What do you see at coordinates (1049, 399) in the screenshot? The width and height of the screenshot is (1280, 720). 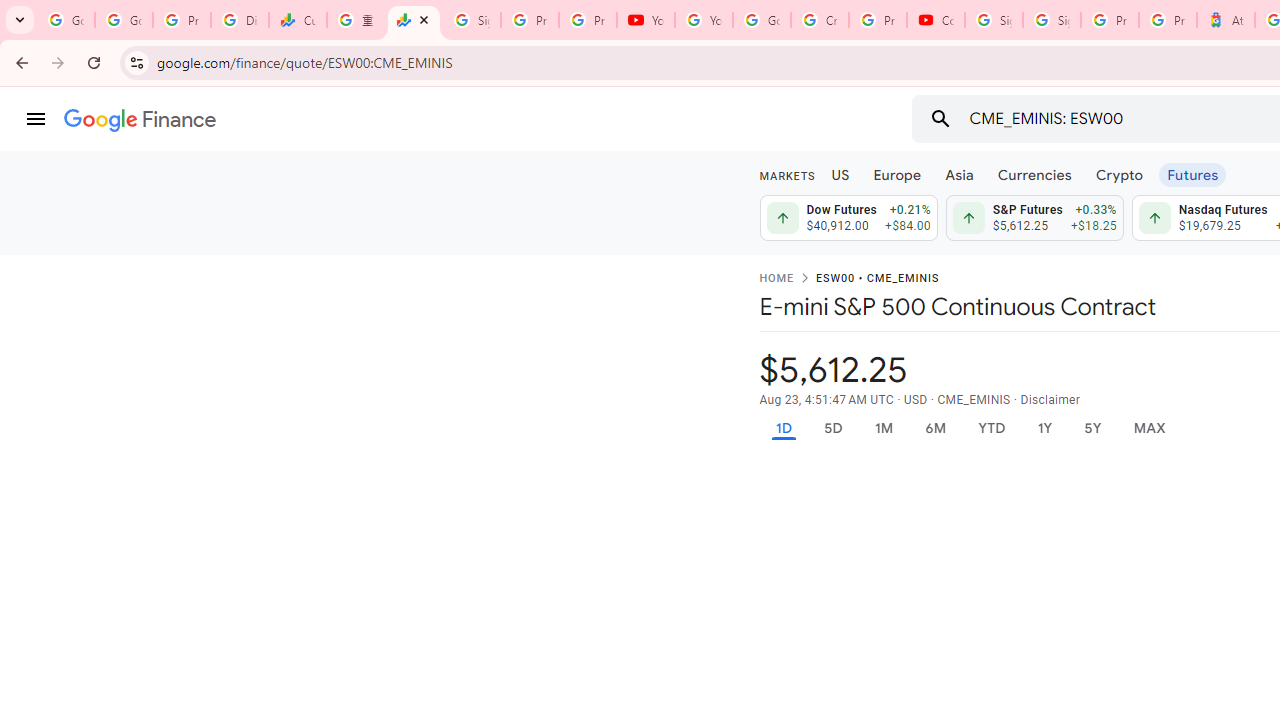 I see `'Disclaimer'` at bounding box center [1049, 399].